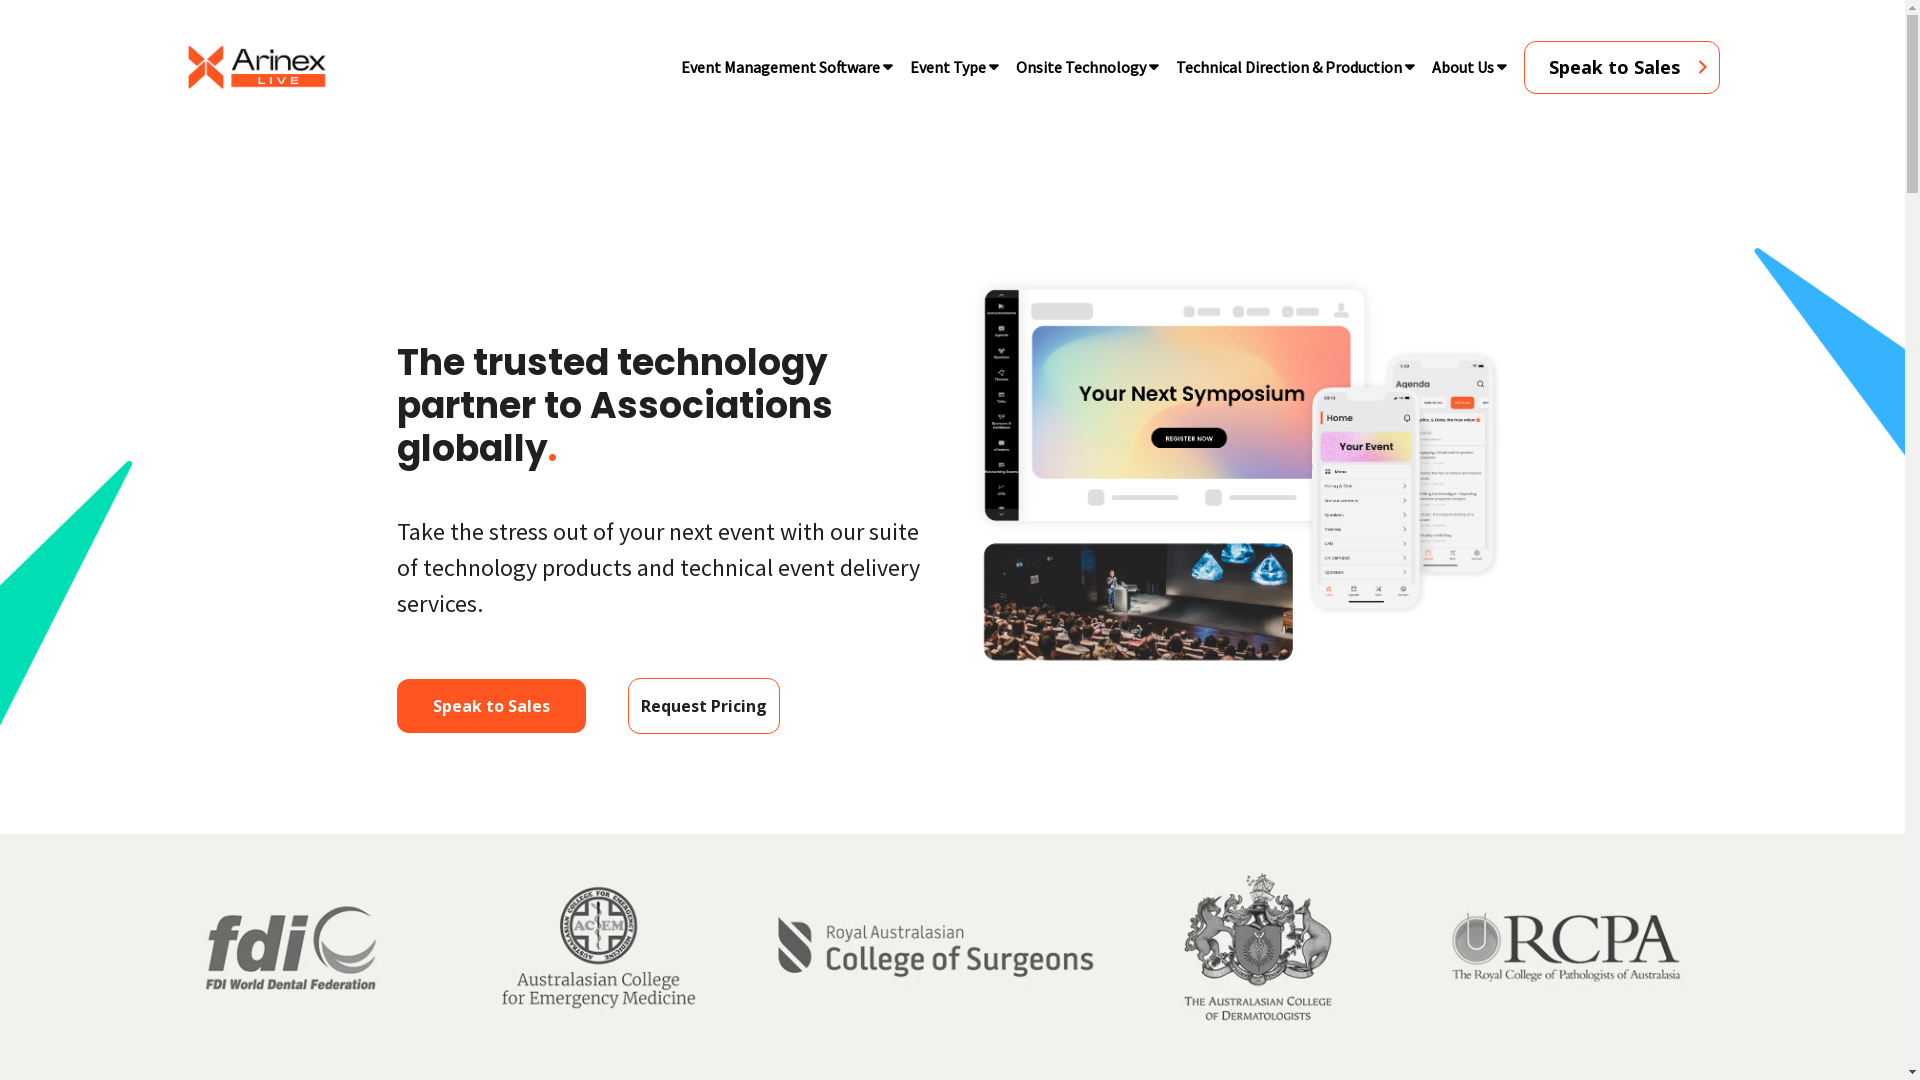  What do you see at coordinates (945, 65) in the screenshot?
I see `'Event Type'` at bounding box center [945, 65].